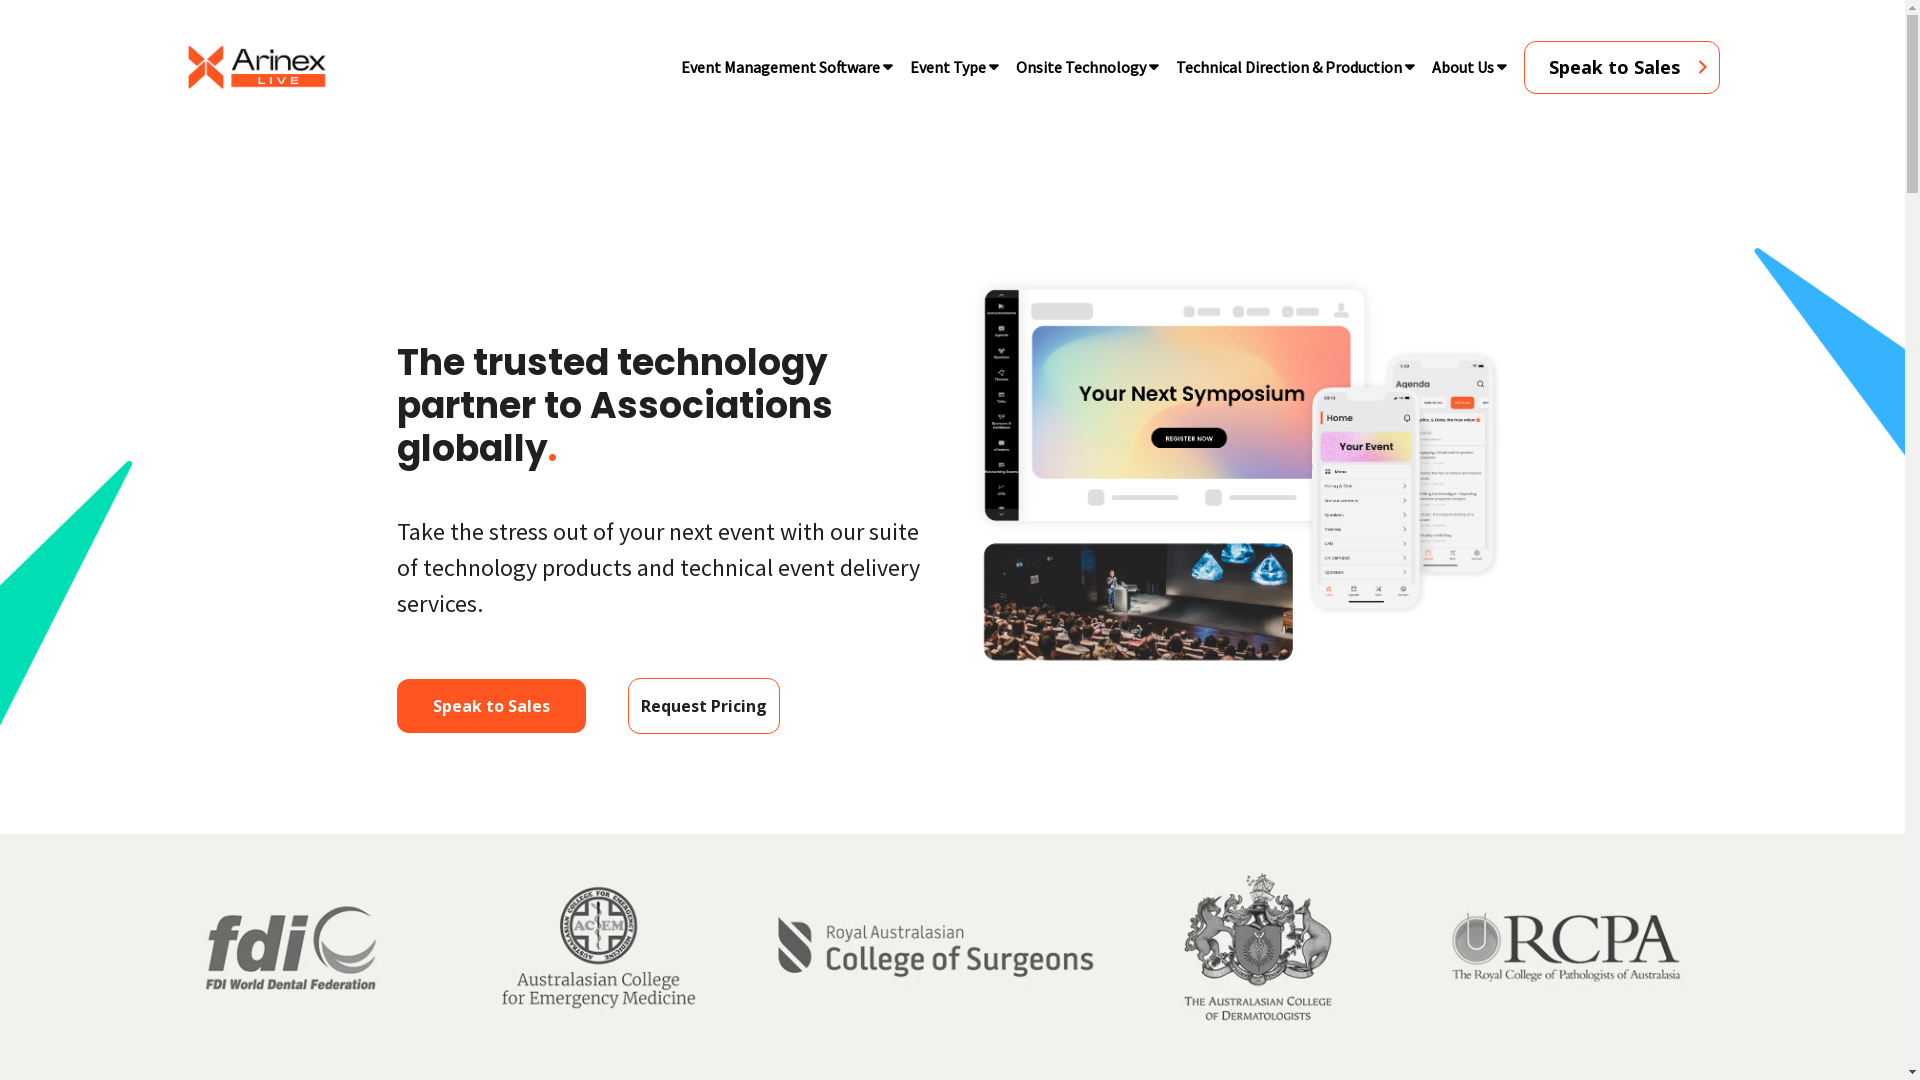  What do you see at coordinates (945, 65) in the screenshot?
I see `'Event Type'` at bounding box center [945, 65].